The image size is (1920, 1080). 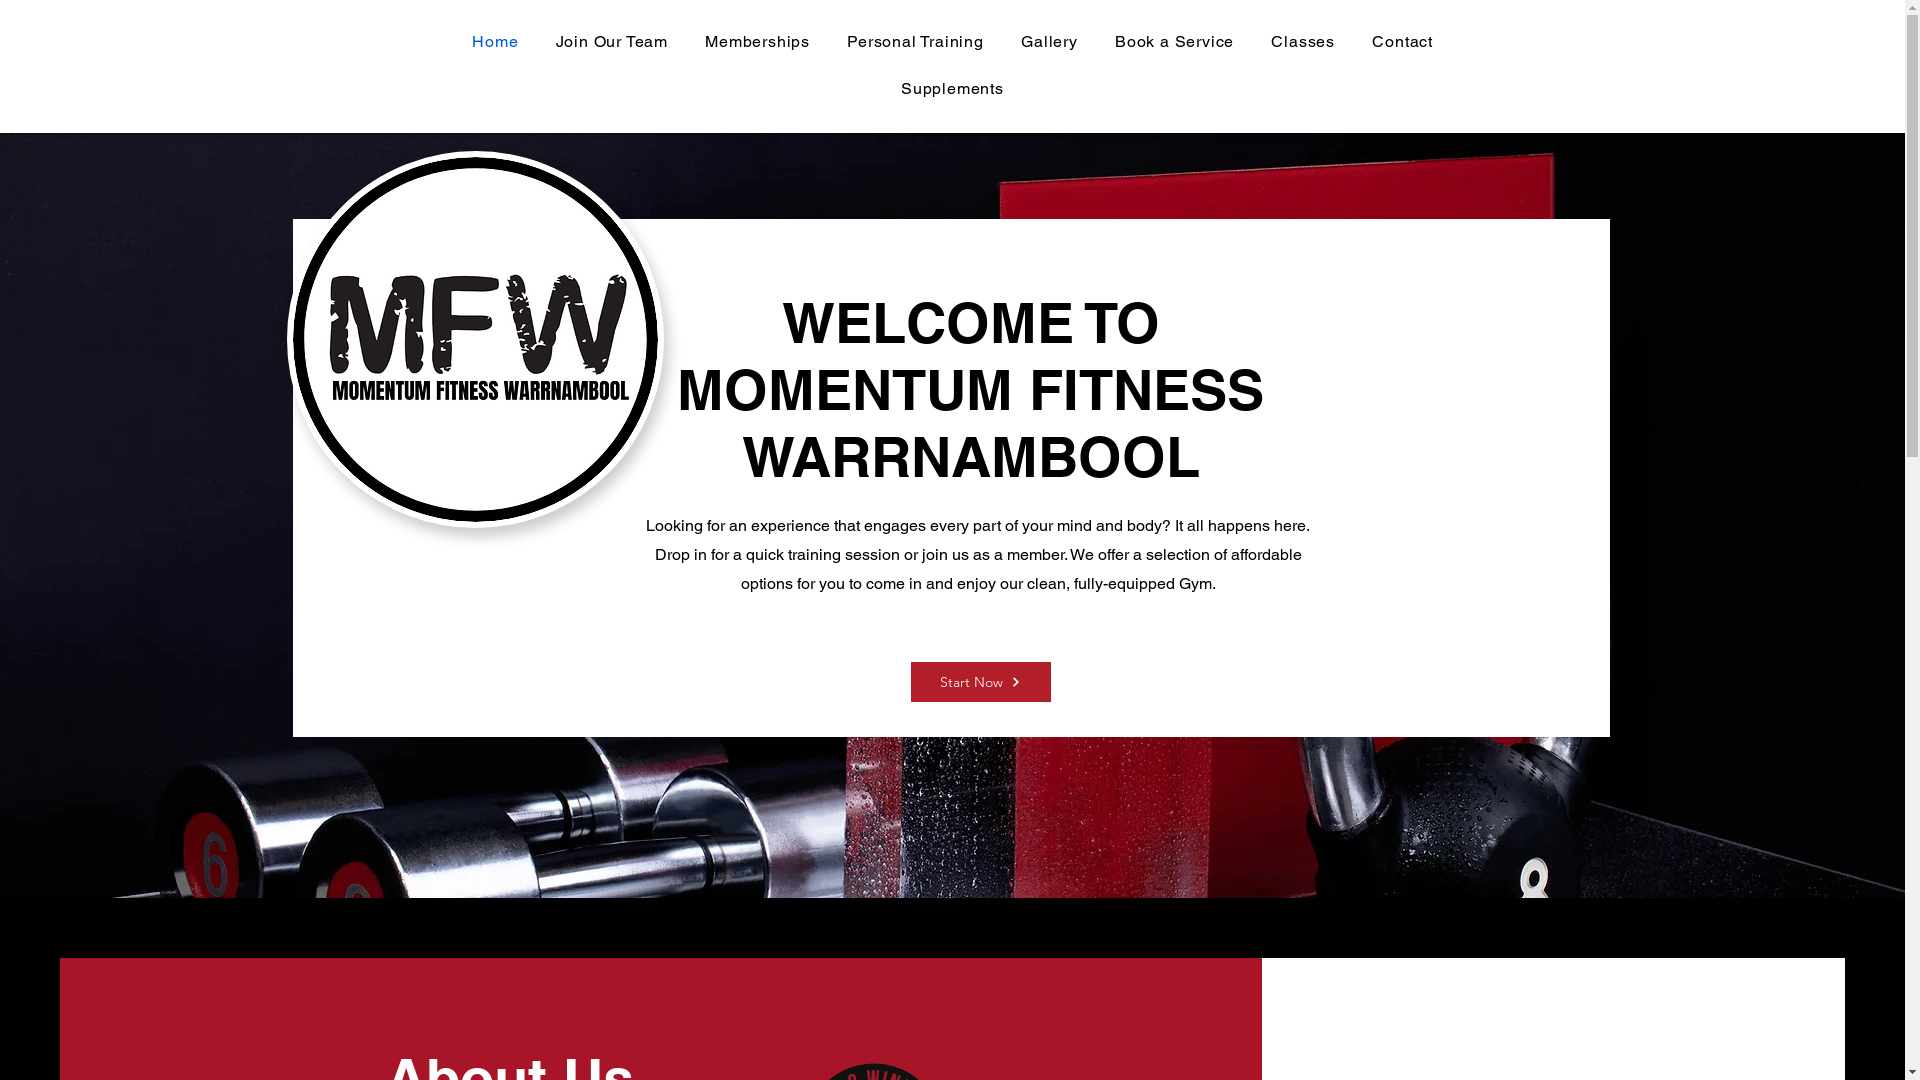 What do you see at coordinates (1303, 41) in the screenshot?
I see `'Classes'` at bounding box center [1303, 41].